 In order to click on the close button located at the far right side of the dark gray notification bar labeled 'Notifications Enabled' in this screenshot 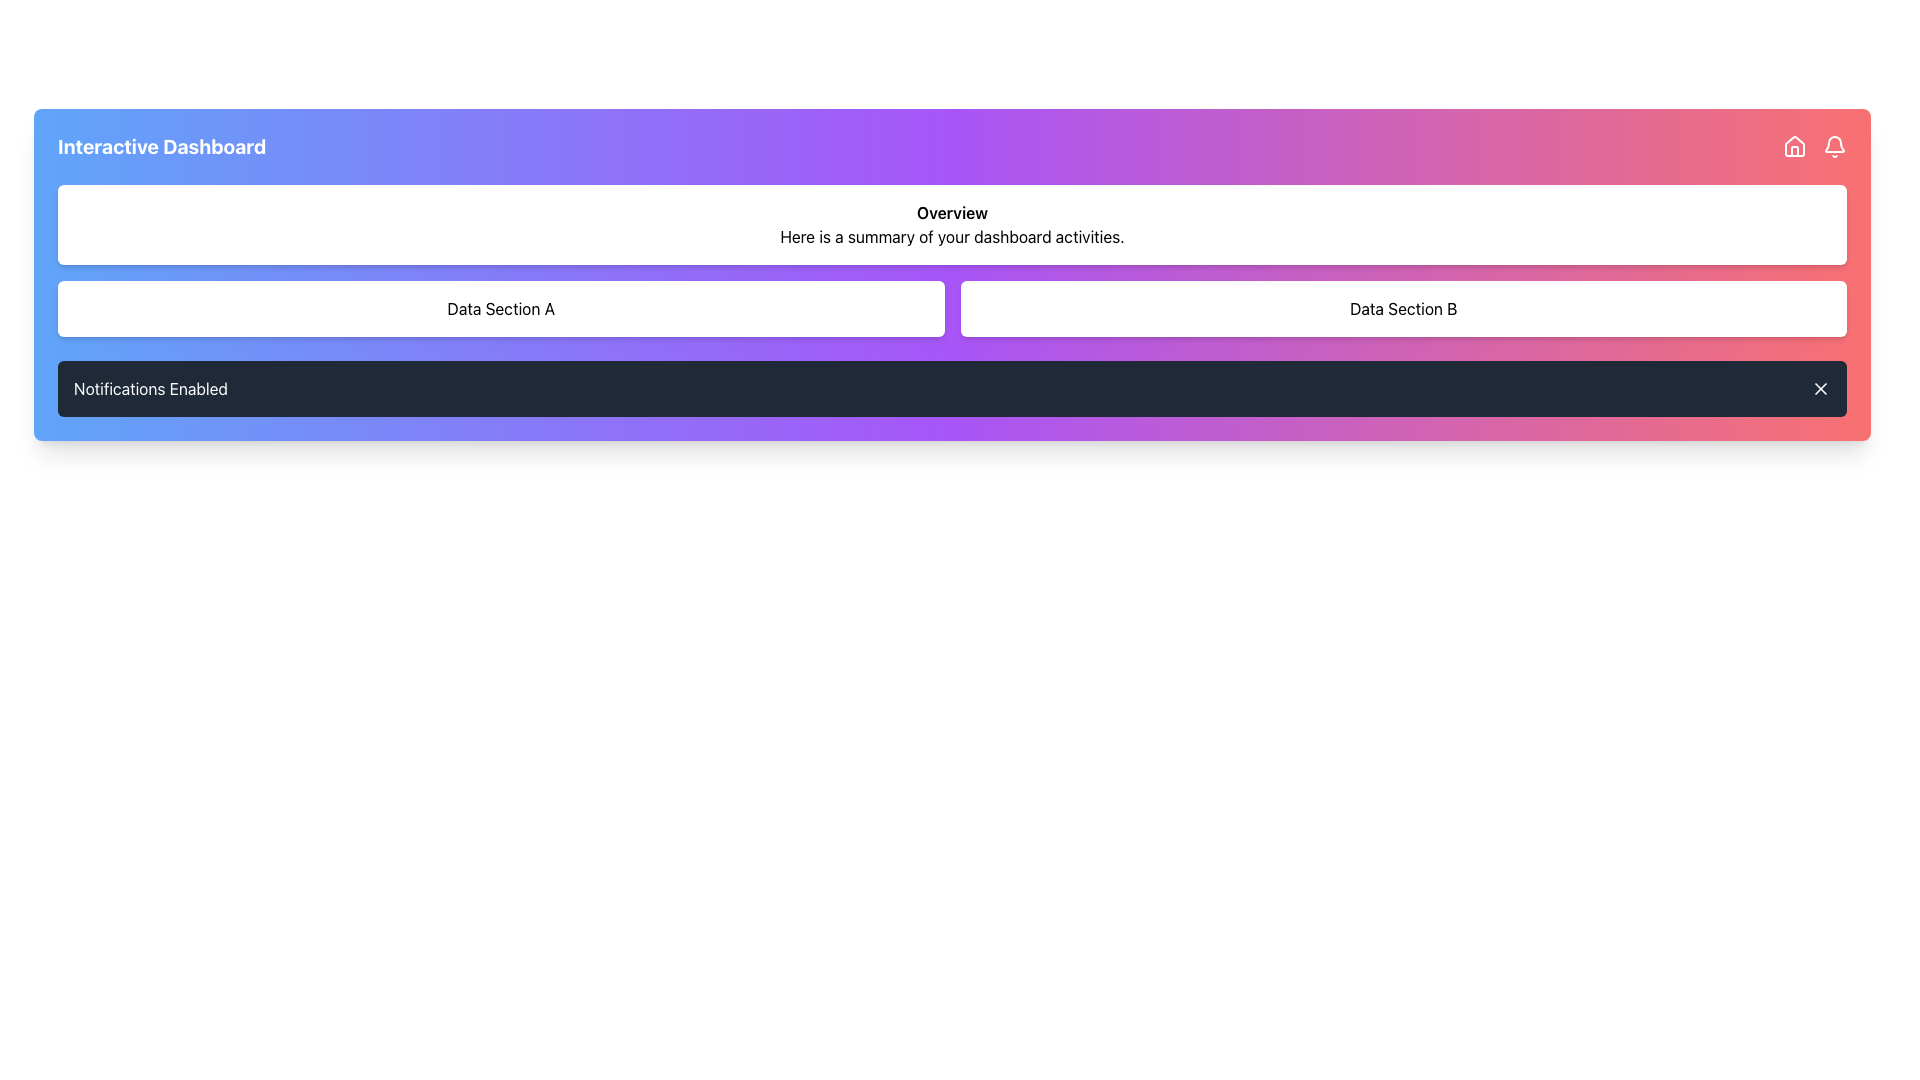, I will do `click(1820, 389)`.